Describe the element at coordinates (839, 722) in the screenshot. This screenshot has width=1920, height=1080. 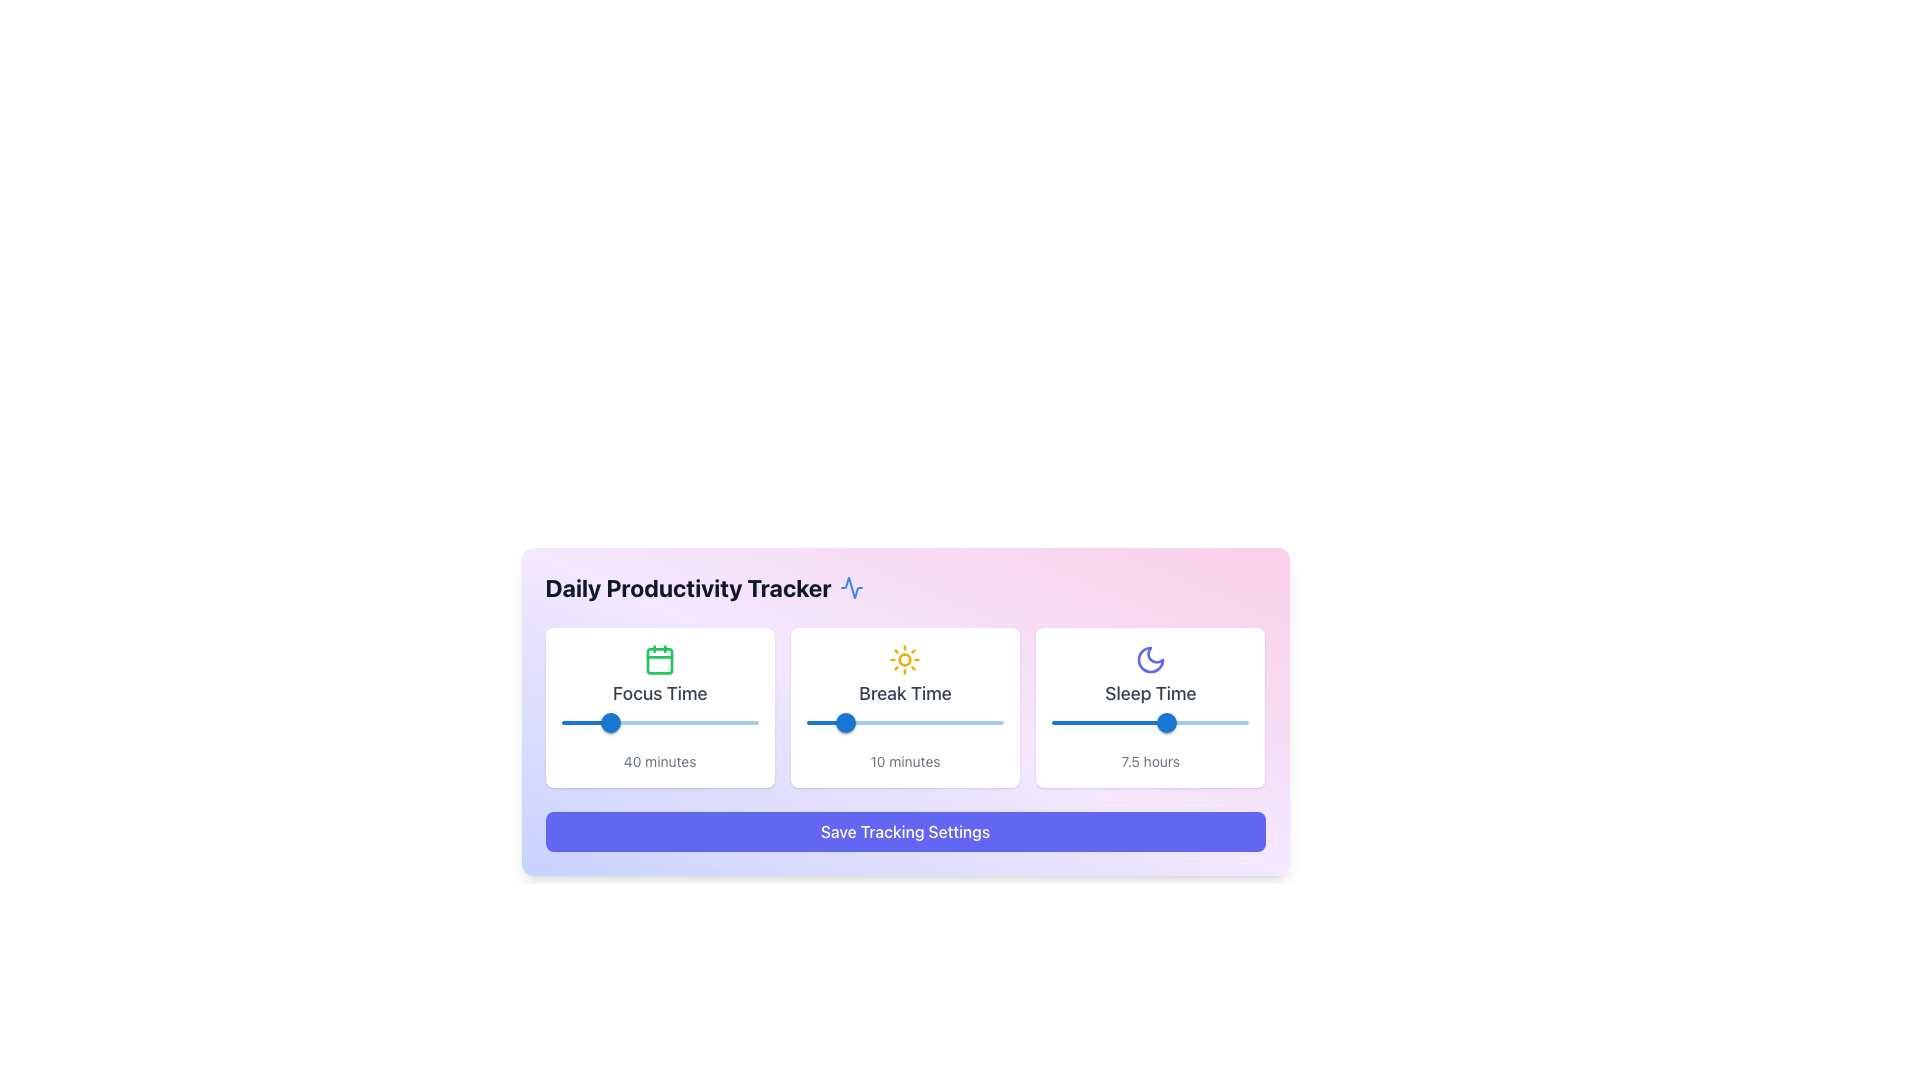
I see `break time` at that location.